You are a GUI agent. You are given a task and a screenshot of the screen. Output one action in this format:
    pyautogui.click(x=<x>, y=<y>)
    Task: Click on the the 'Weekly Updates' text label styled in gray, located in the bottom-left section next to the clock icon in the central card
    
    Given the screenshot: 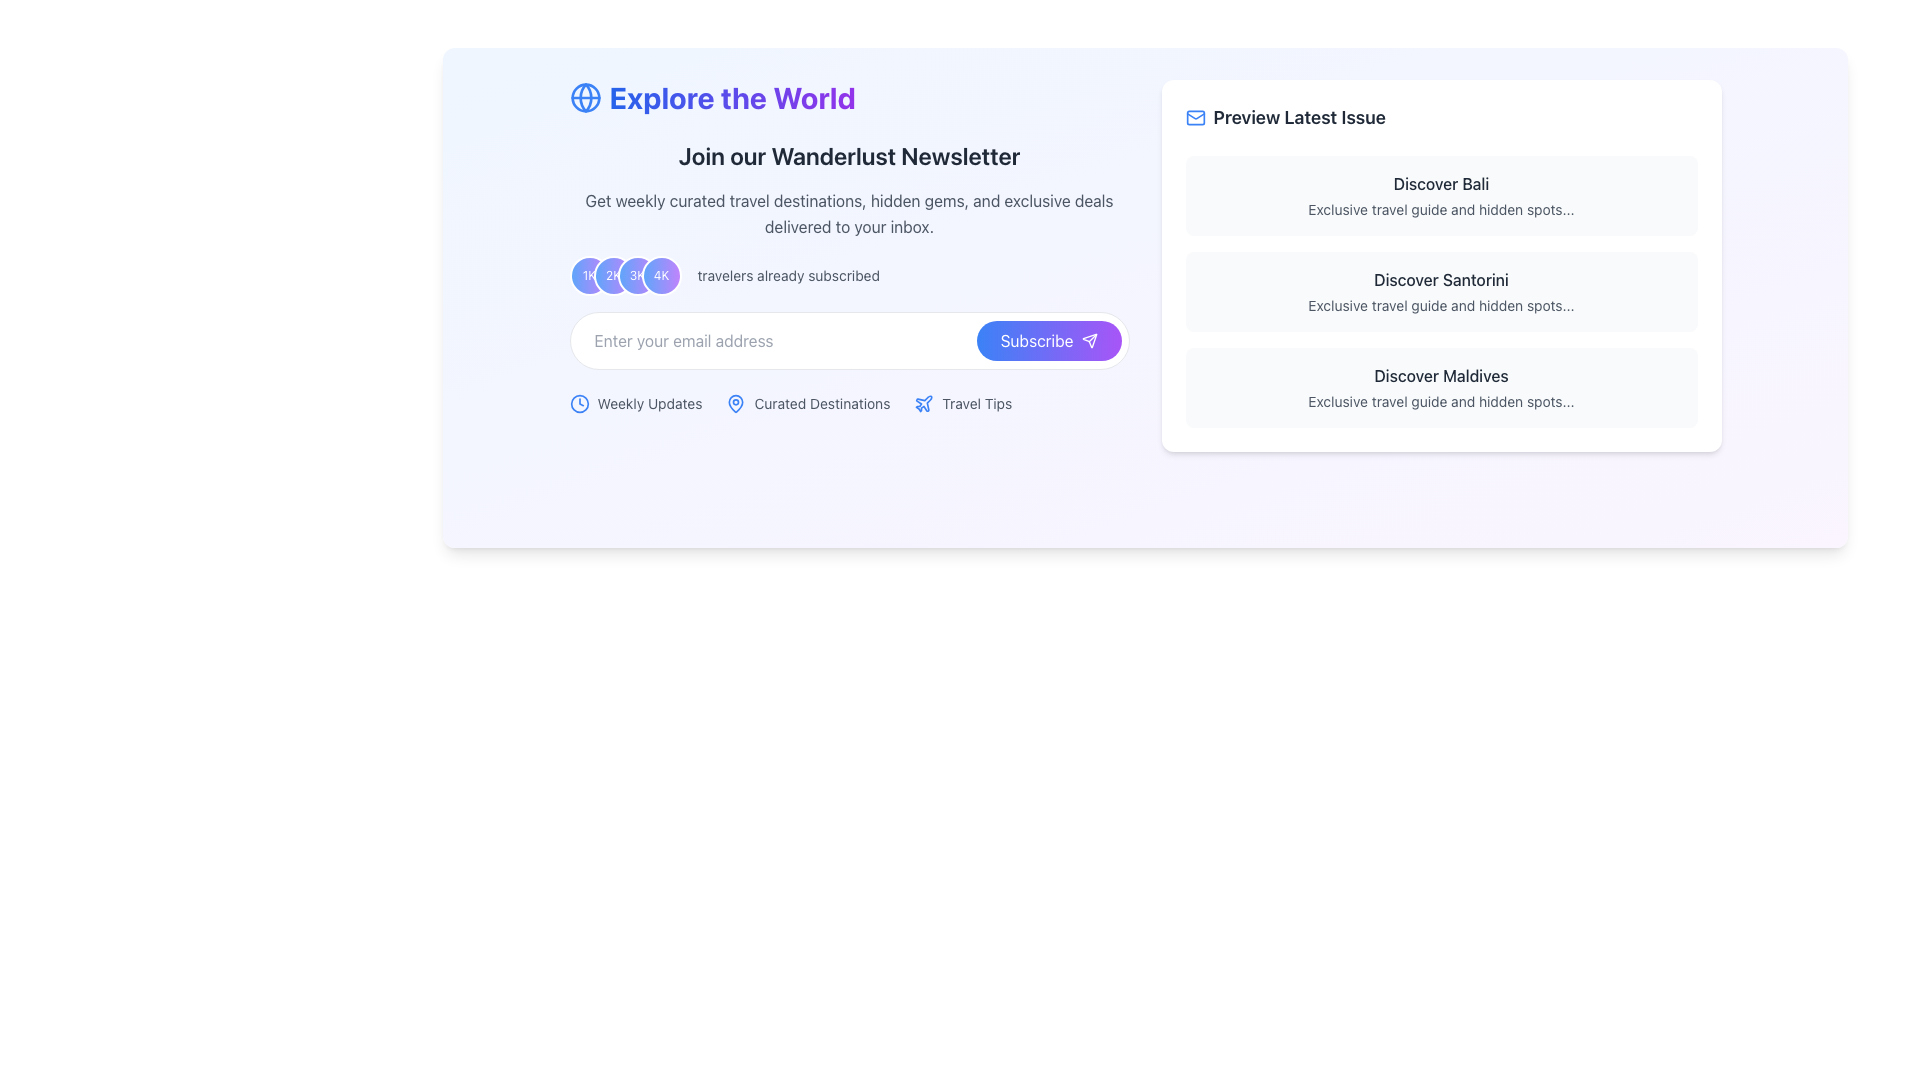 What is the action you would take?
    pyautogui.click(x=649, y=404)
    